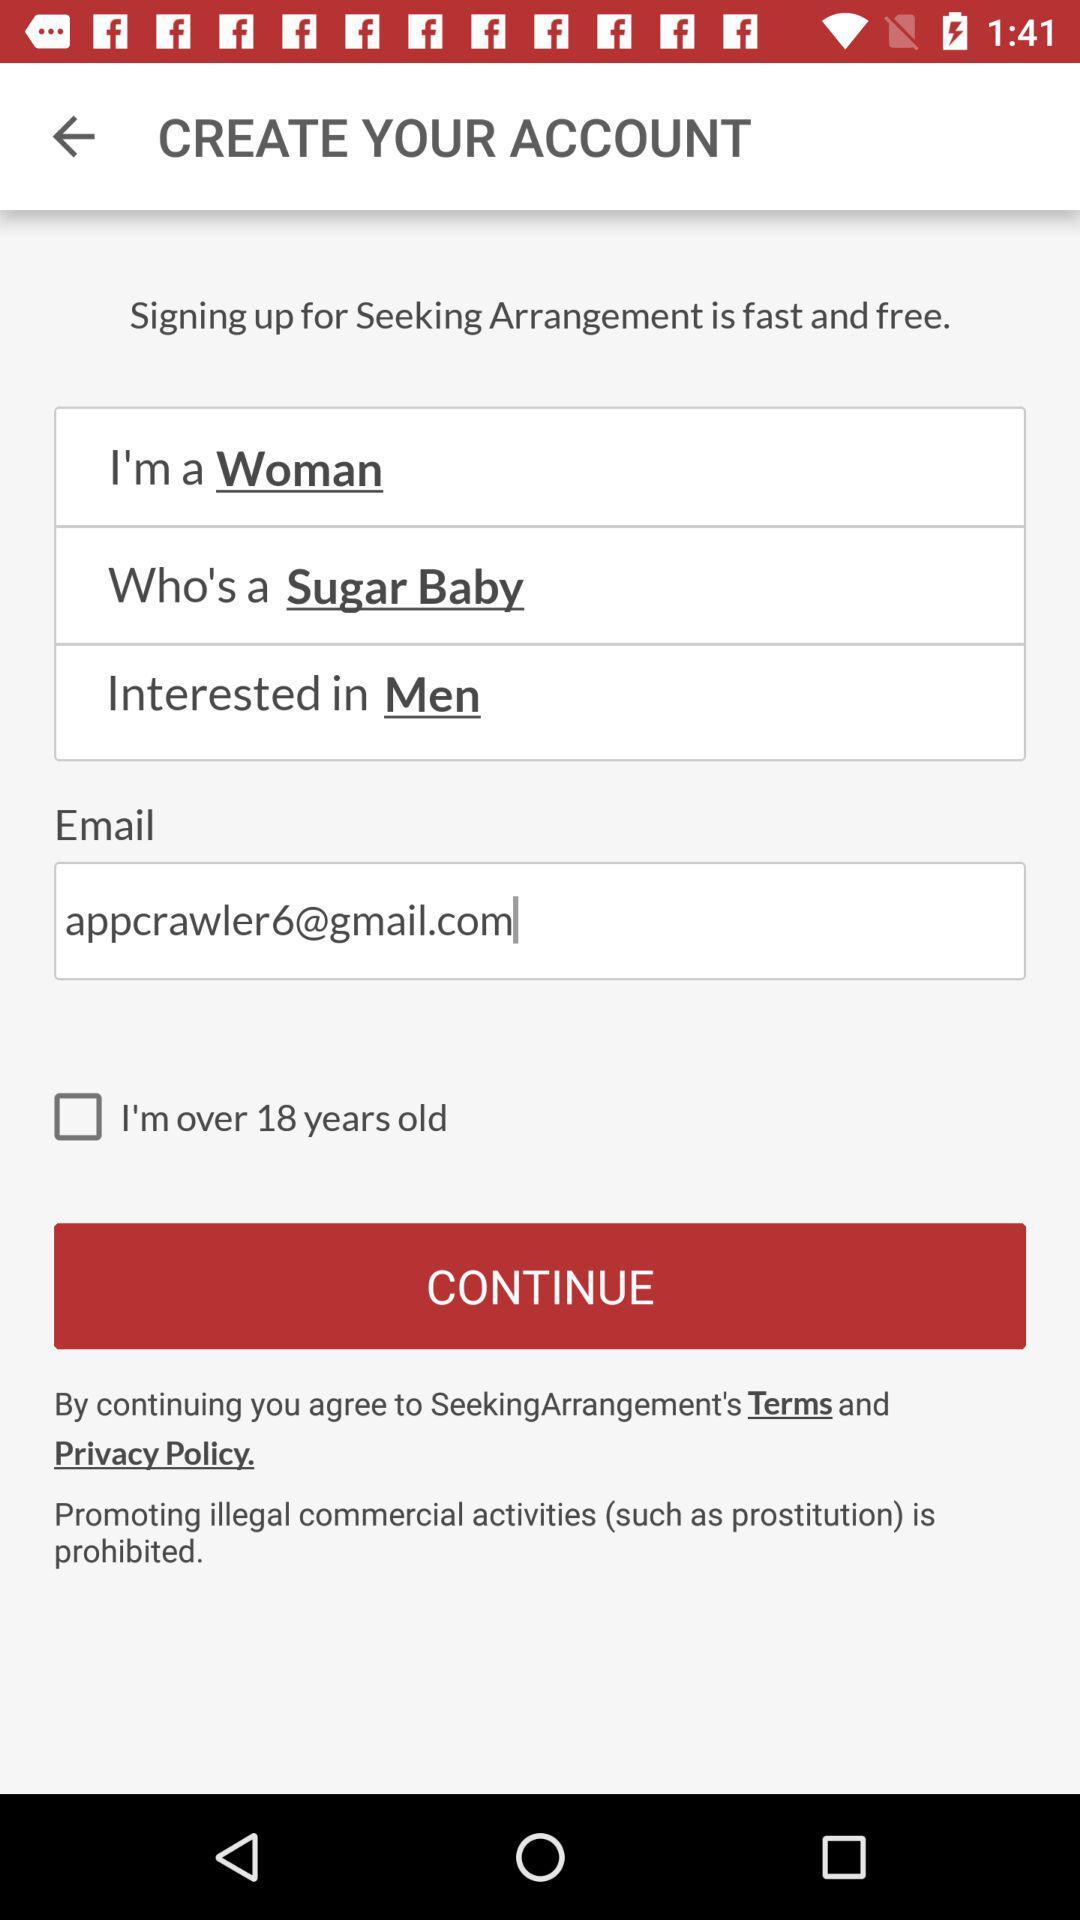 This screenshot has width=1080, height=1920. I want to click on the item to the left of i m over, so click(86, 1115).